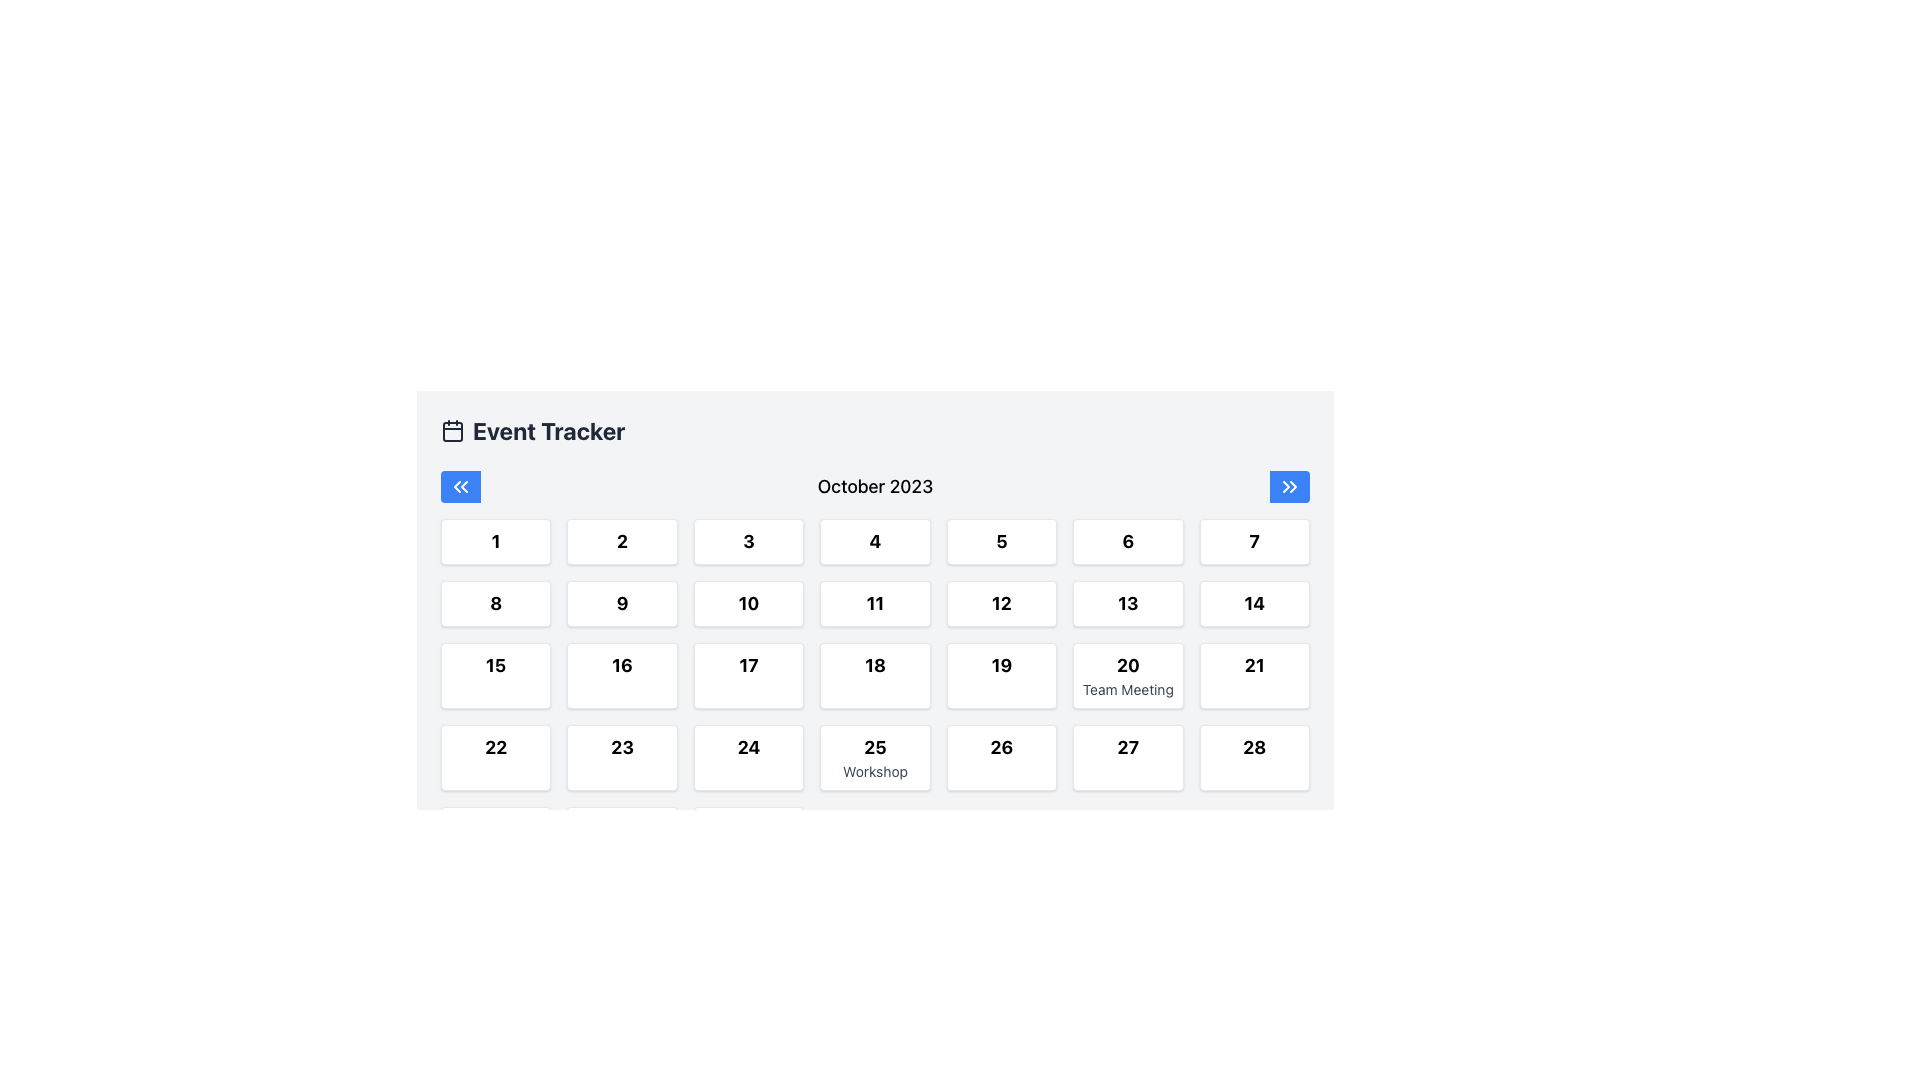  I want to click on the static text element representing the calendar day '14', so click(1253, 603).